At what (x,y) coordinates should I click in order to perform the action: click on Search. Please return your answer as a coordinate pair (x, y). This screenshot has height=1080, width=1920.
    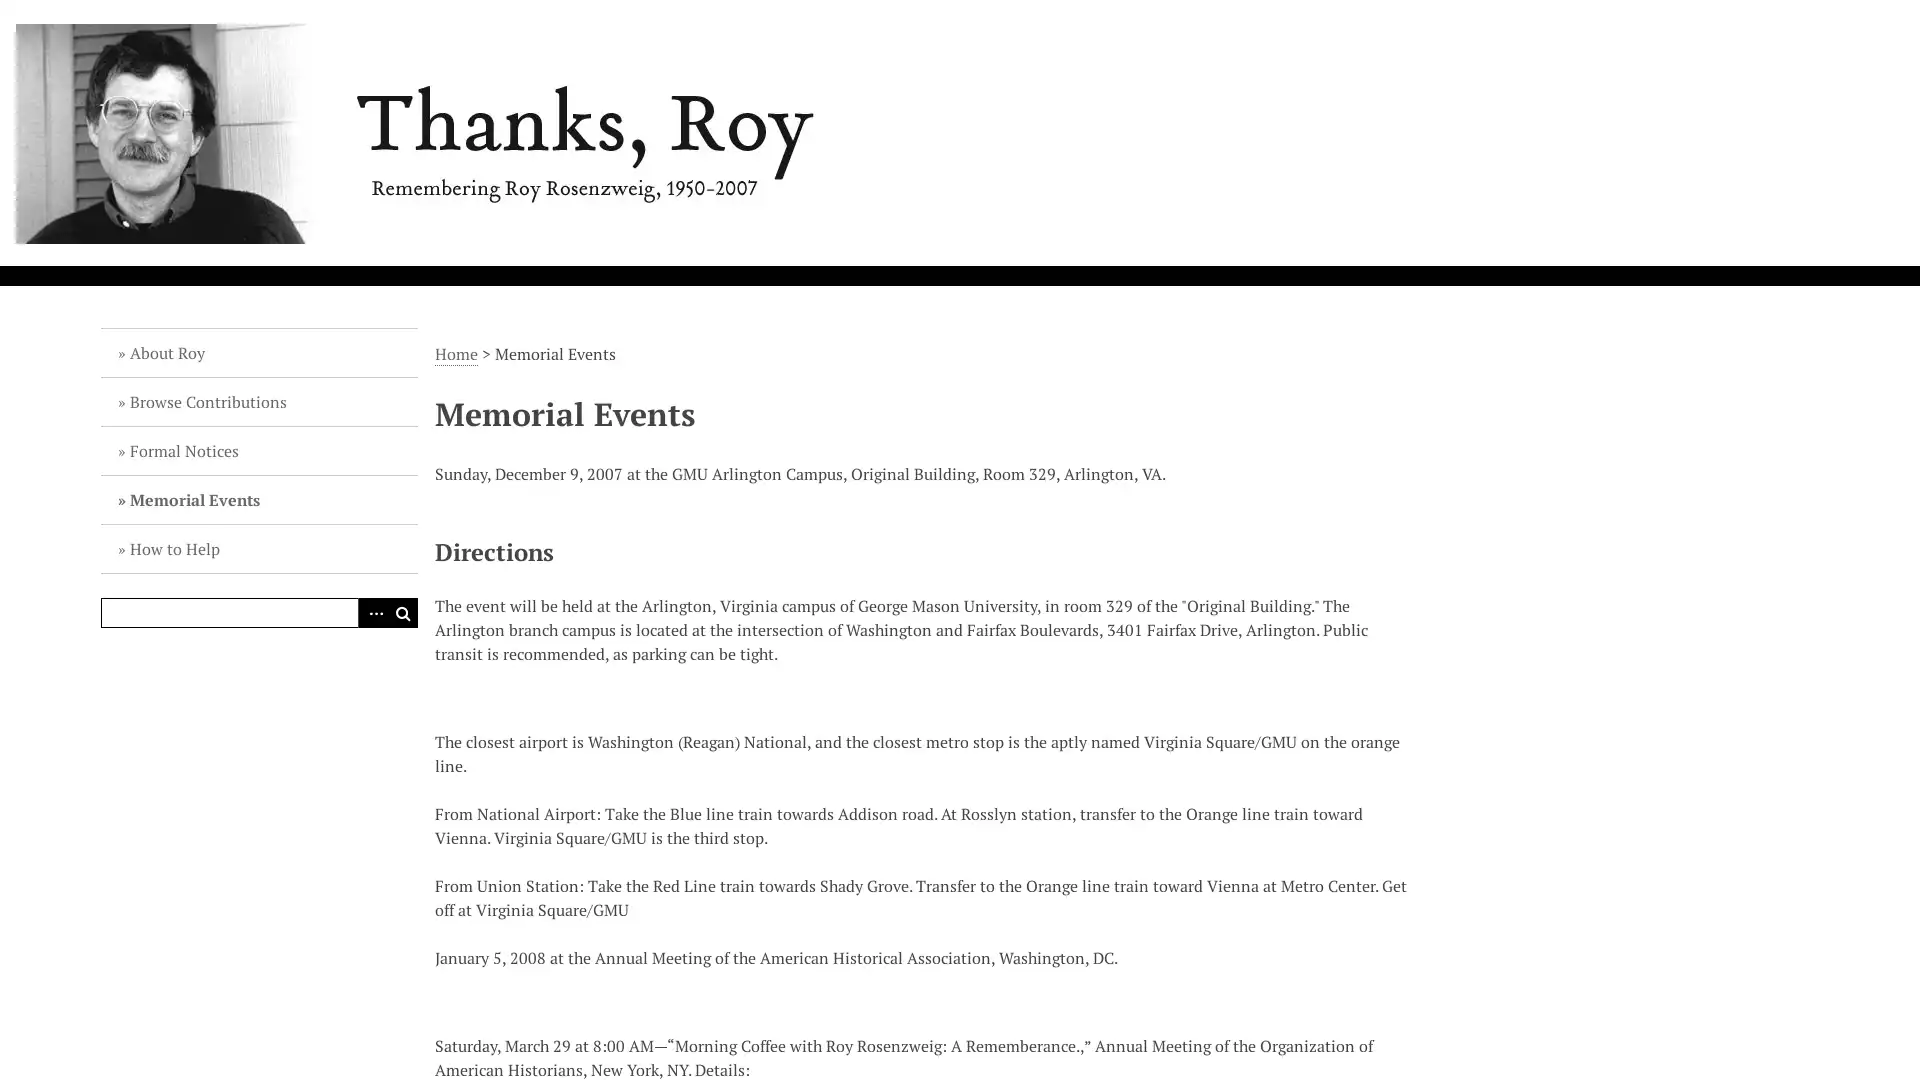
    Looking at the image, I should click on (402, 612).